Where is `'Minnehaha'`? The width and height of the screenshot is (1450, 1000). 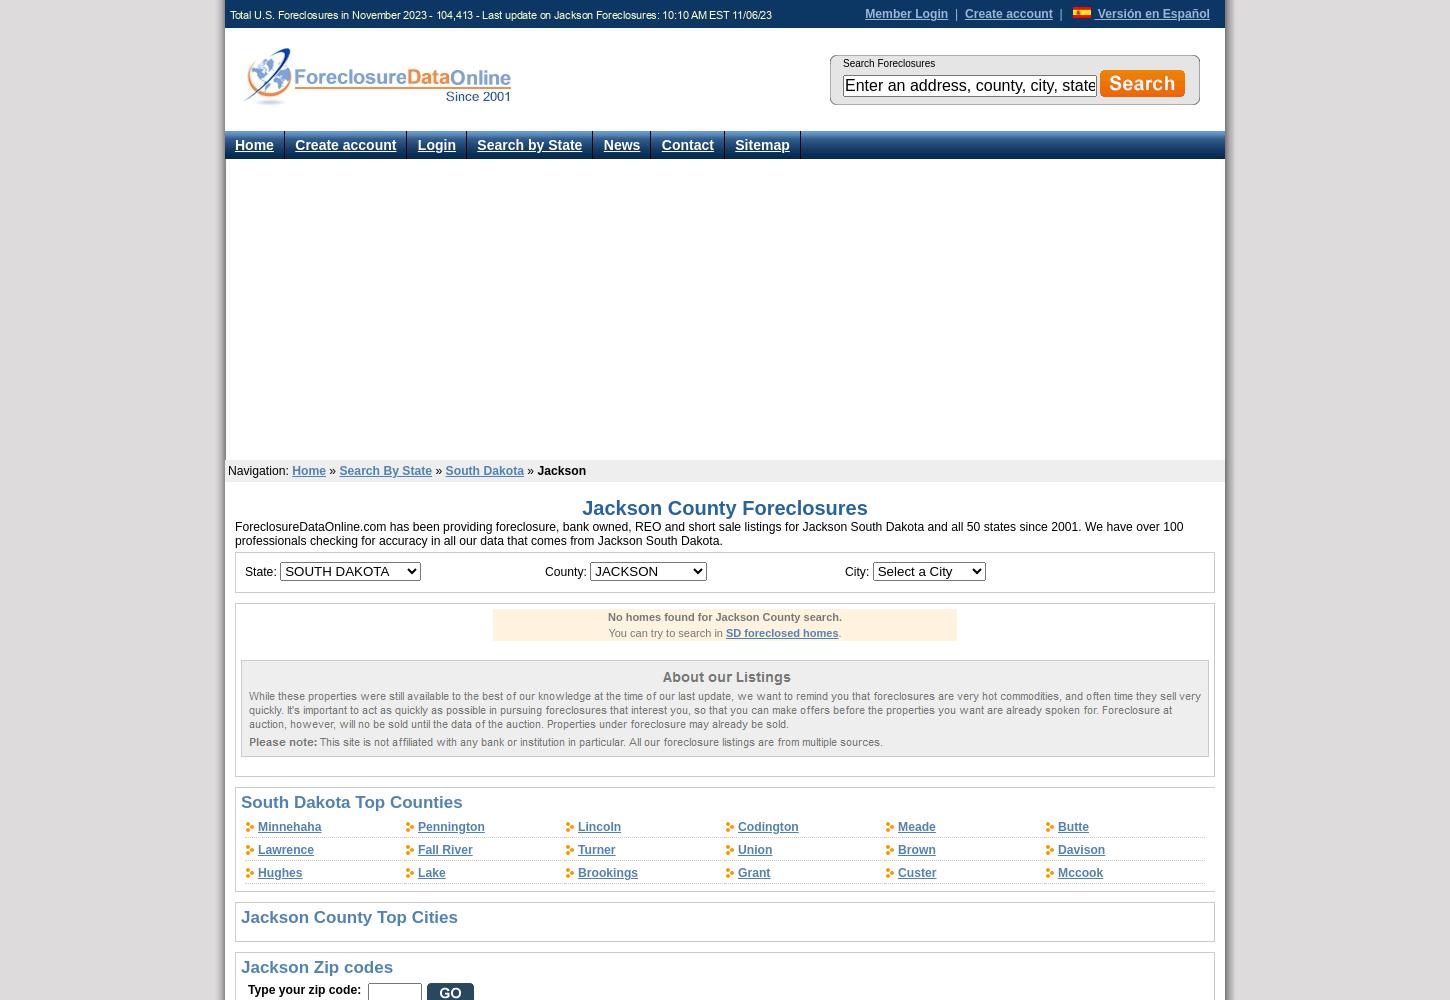
'Minnehaha' is located at coordinates (257, 826).